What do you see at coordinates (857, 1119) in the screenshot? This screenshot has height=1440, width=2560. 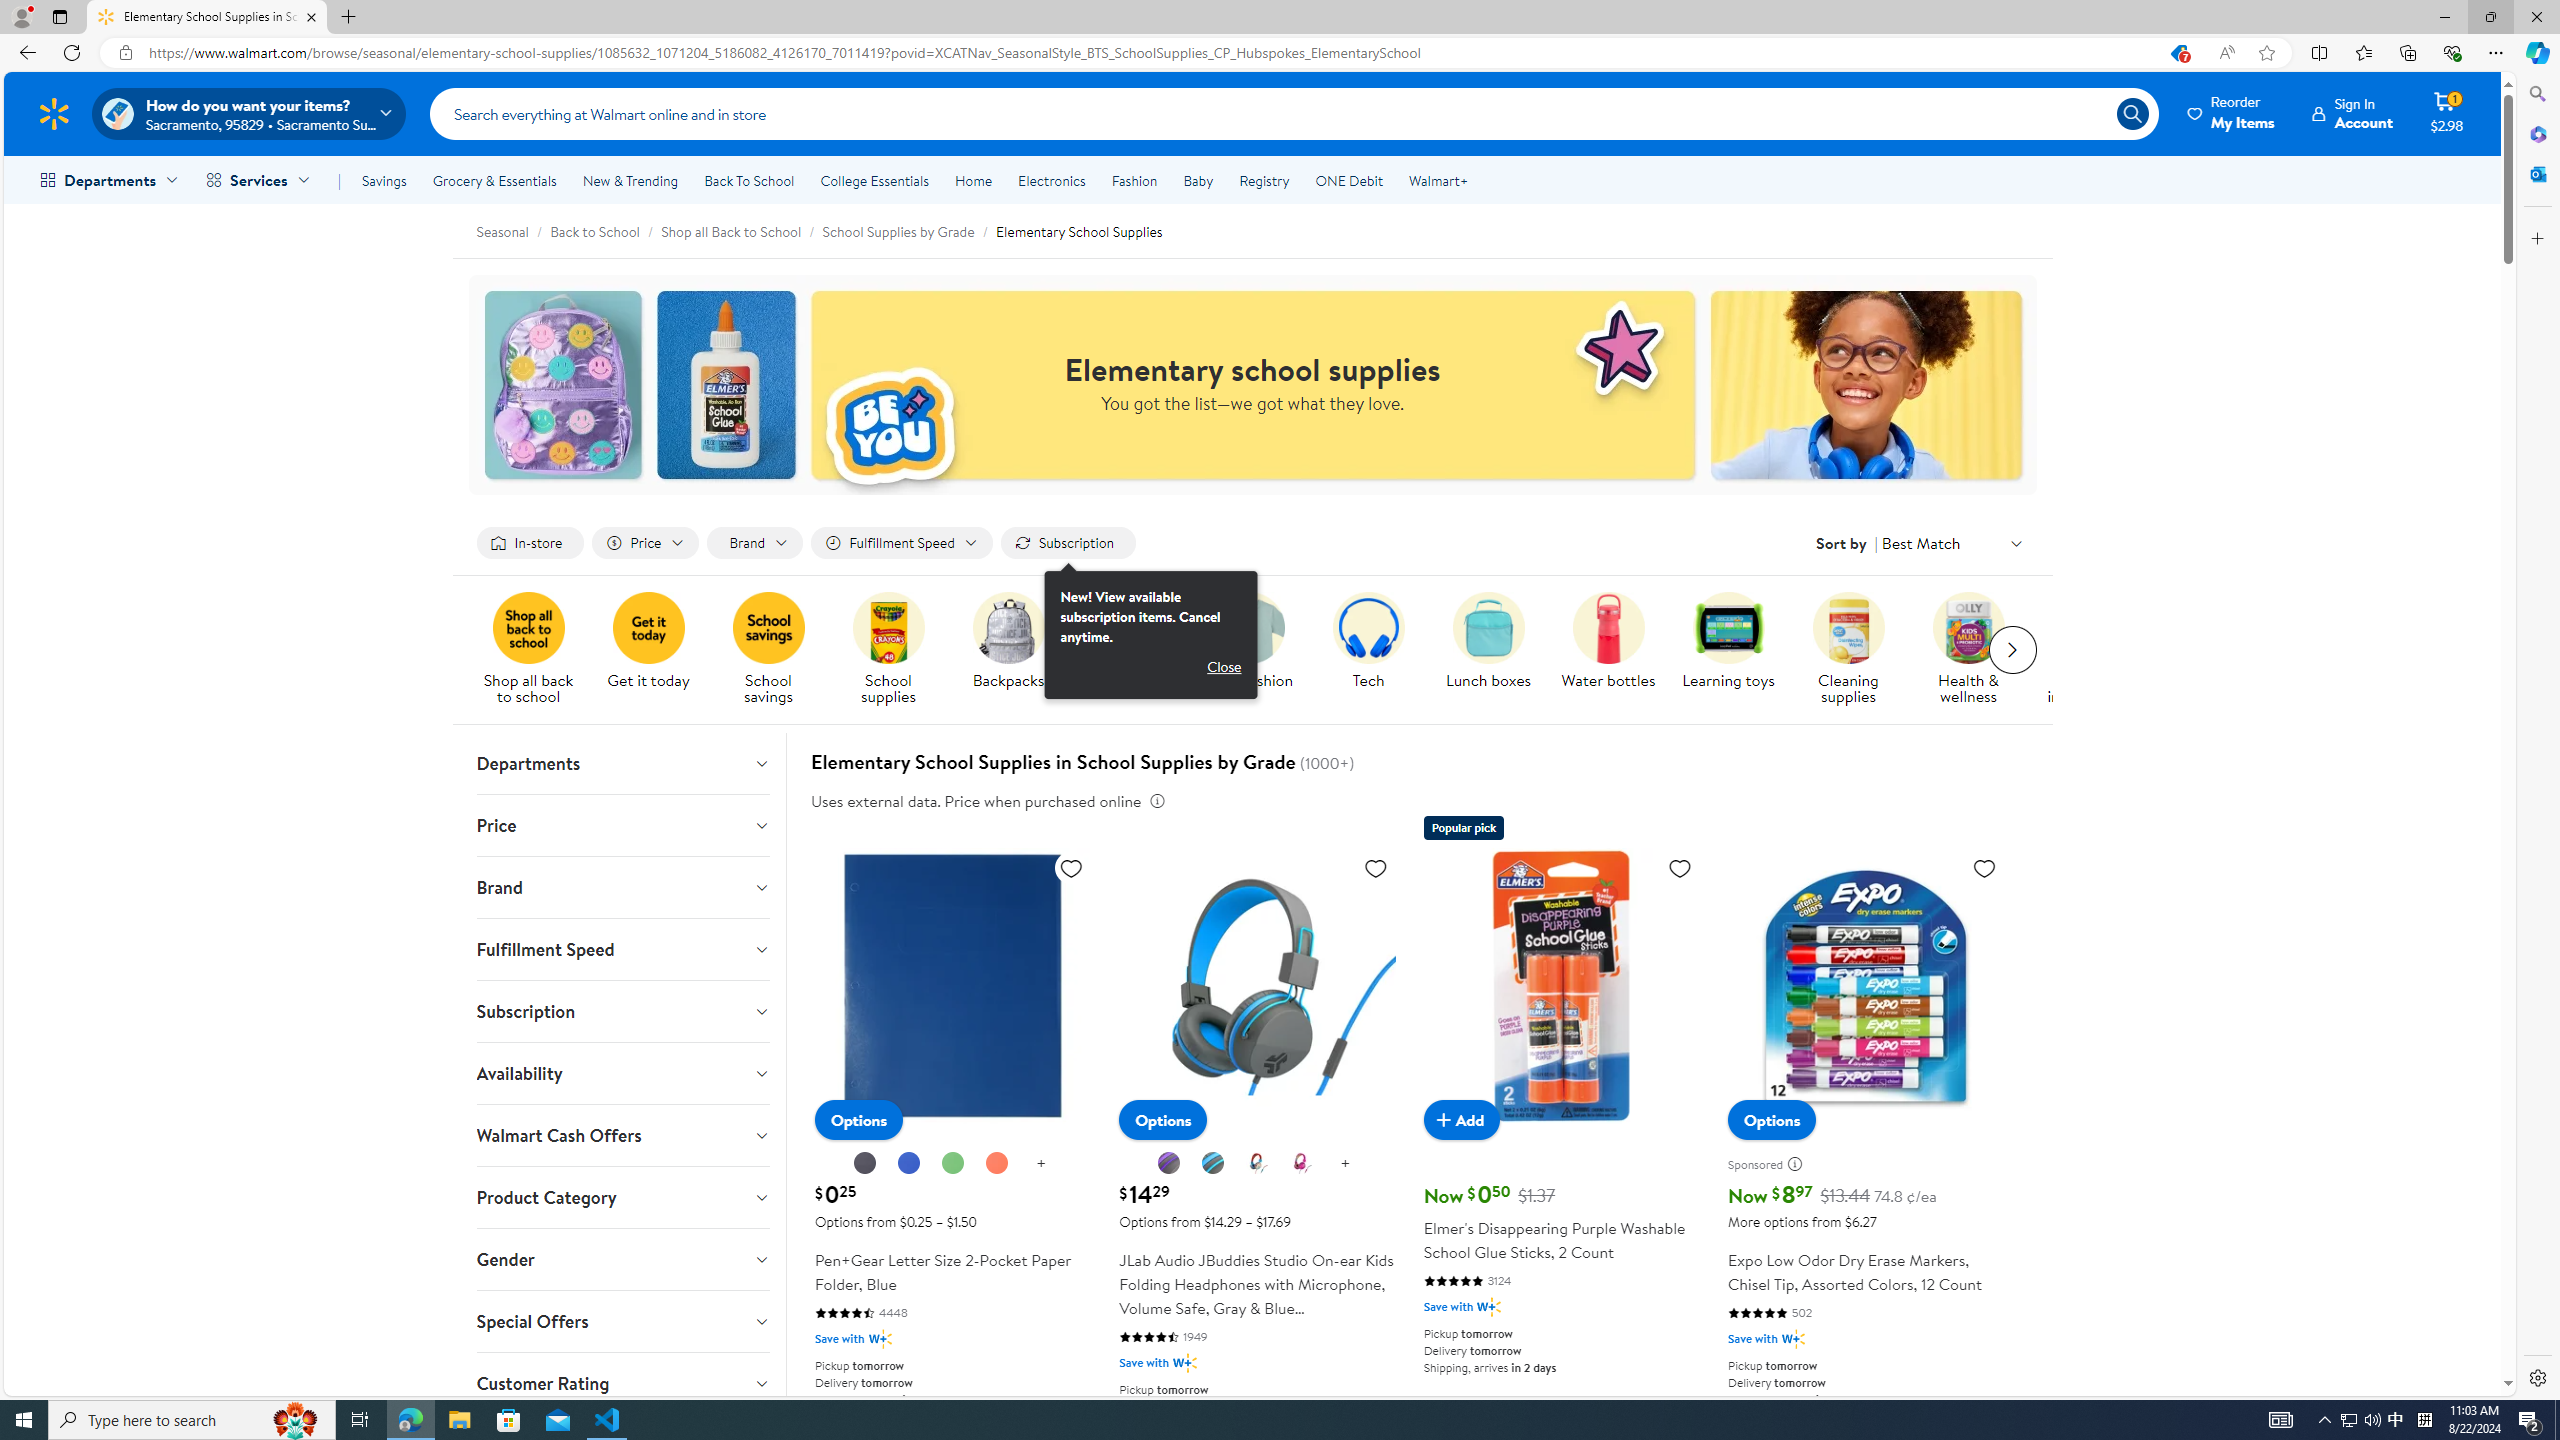 I see `'Options - Pen+Gear Letter Size 2-Pocket Paper Folder, Blue'` at bounding box center [857, 1119].